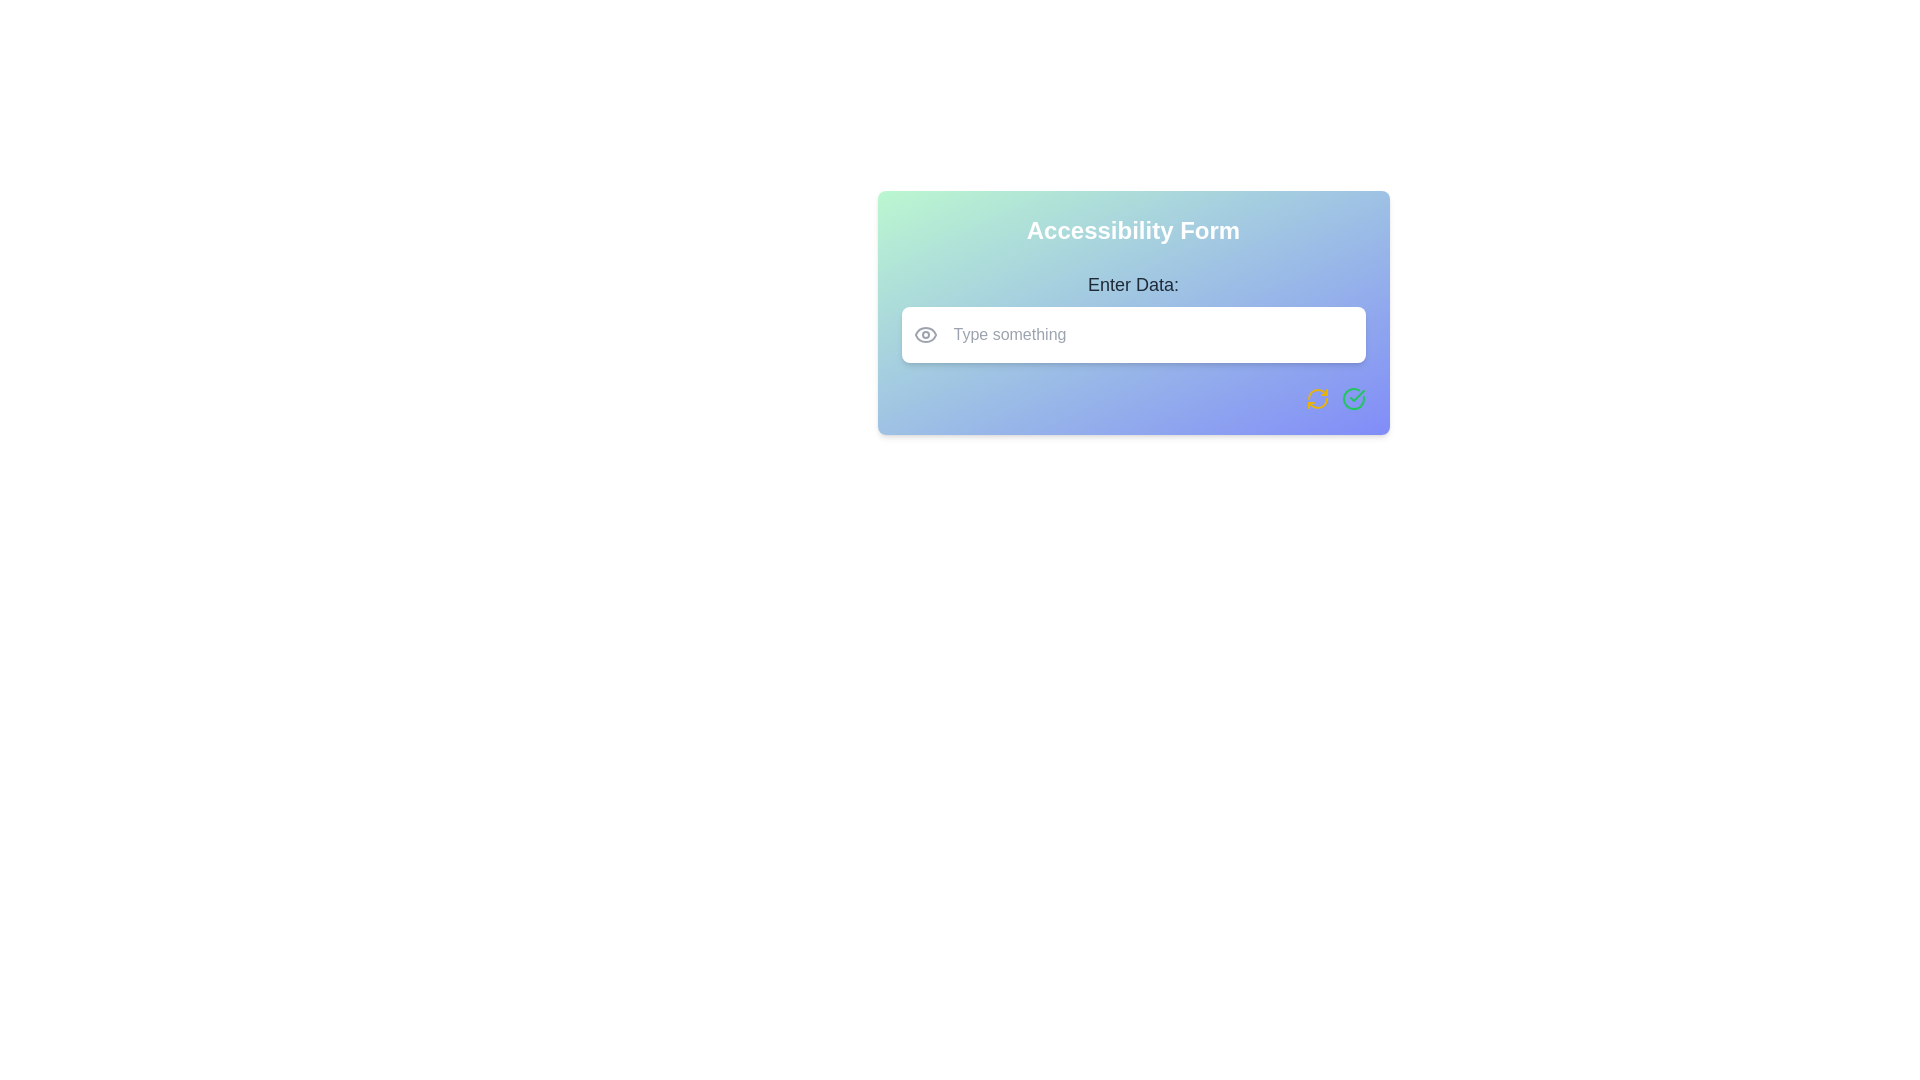 This screenshot has height=1080, width=1920. What do you see at coordinates (1133, 315) in the screenshot?
I see `the white text input field with placeholder text 'Type something' located below the bold text 'Enter Data:' in the card-style component titled 'Accessibility Form' to focus on it` at bounding box center [1133, 315].